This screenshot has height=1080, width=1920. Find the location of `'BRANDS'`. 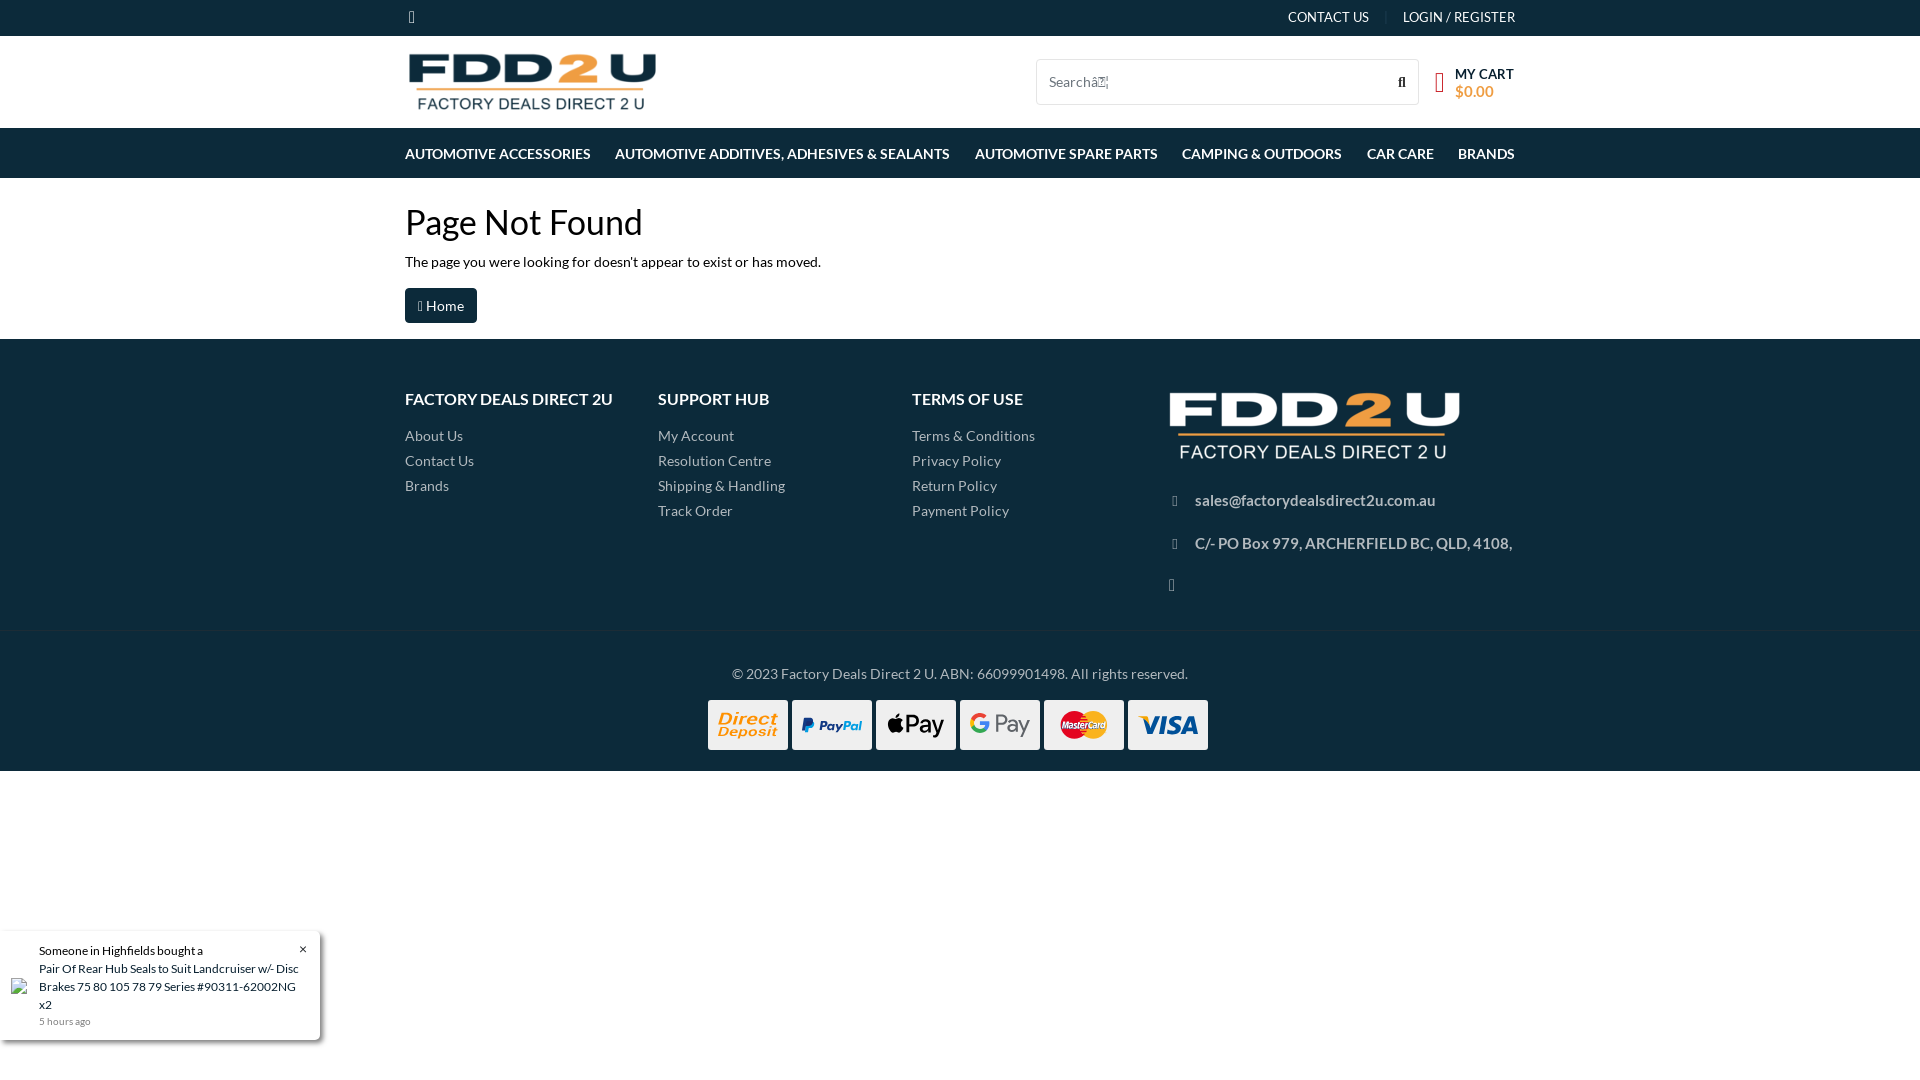

'BRANDS' is located at coordinates (1482, 152).